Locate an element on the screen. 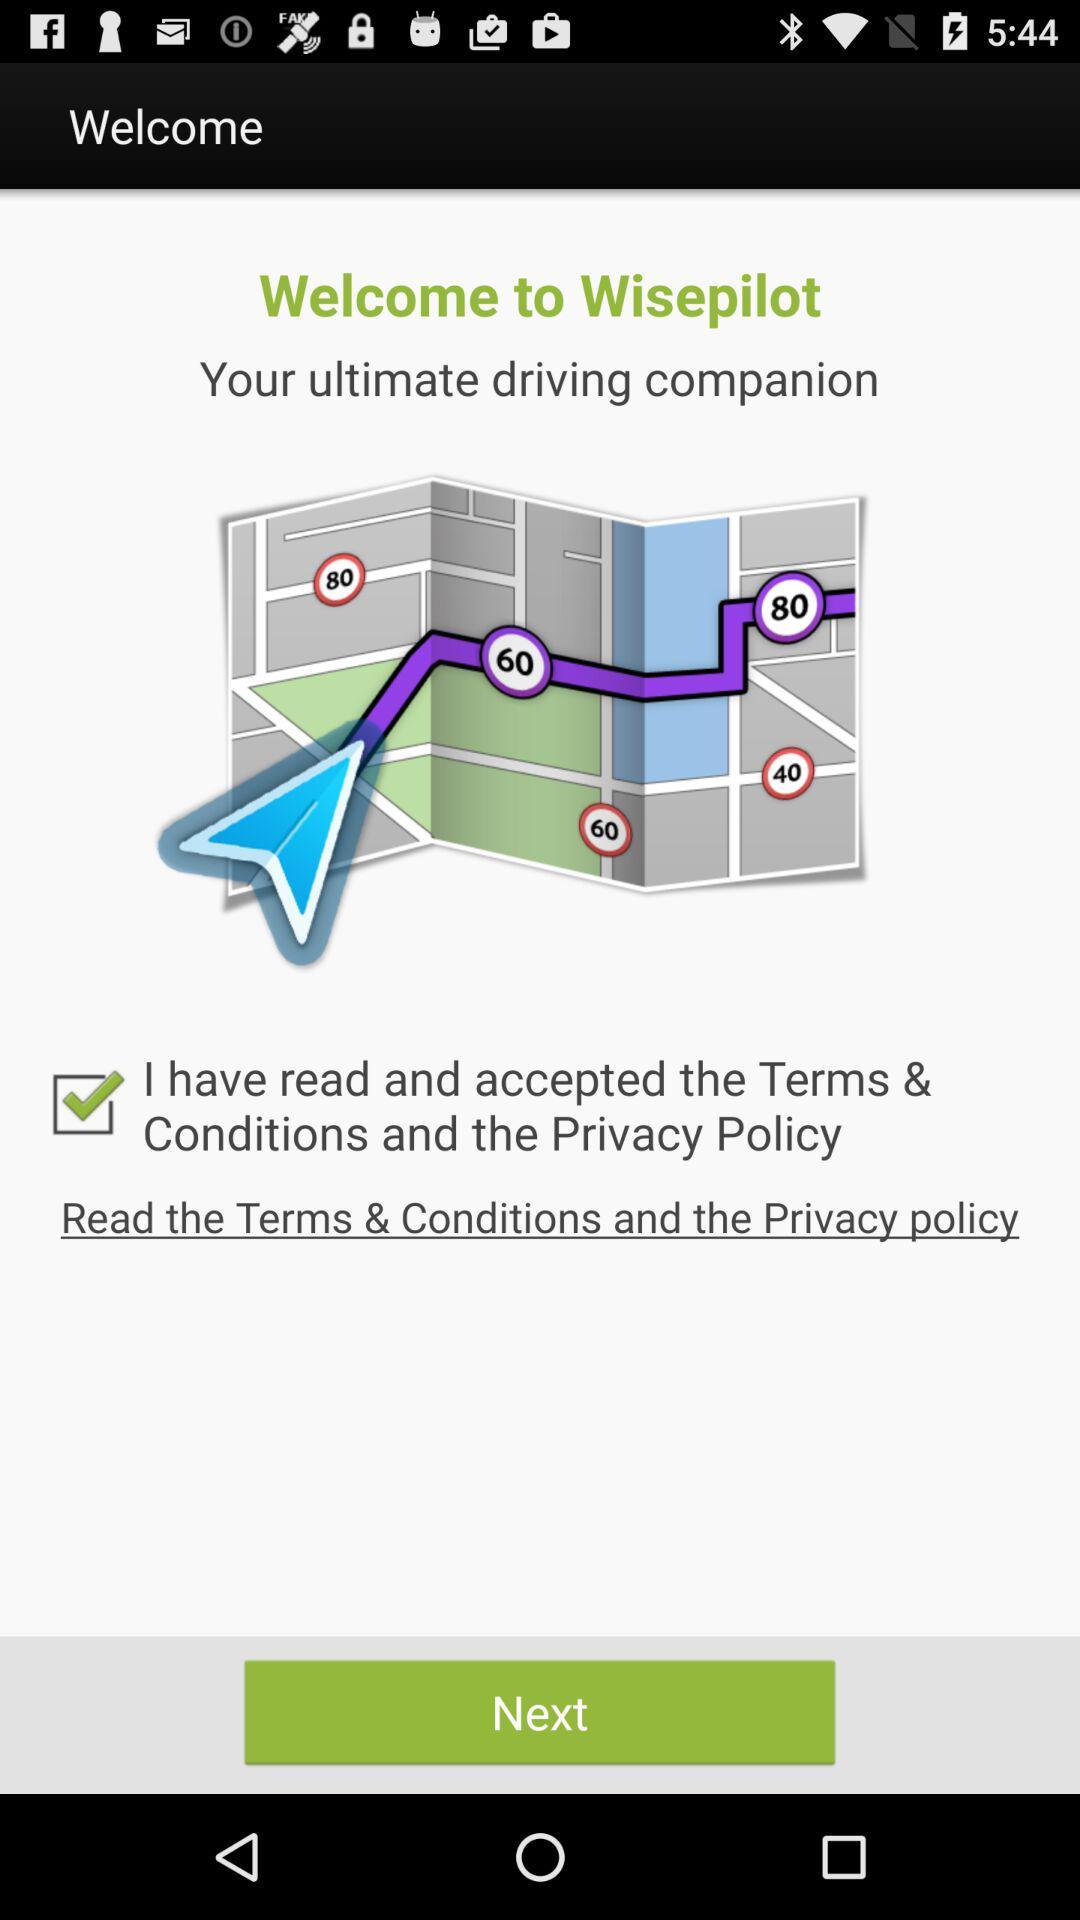  i have read icon is located at coordinates (540, 1103).